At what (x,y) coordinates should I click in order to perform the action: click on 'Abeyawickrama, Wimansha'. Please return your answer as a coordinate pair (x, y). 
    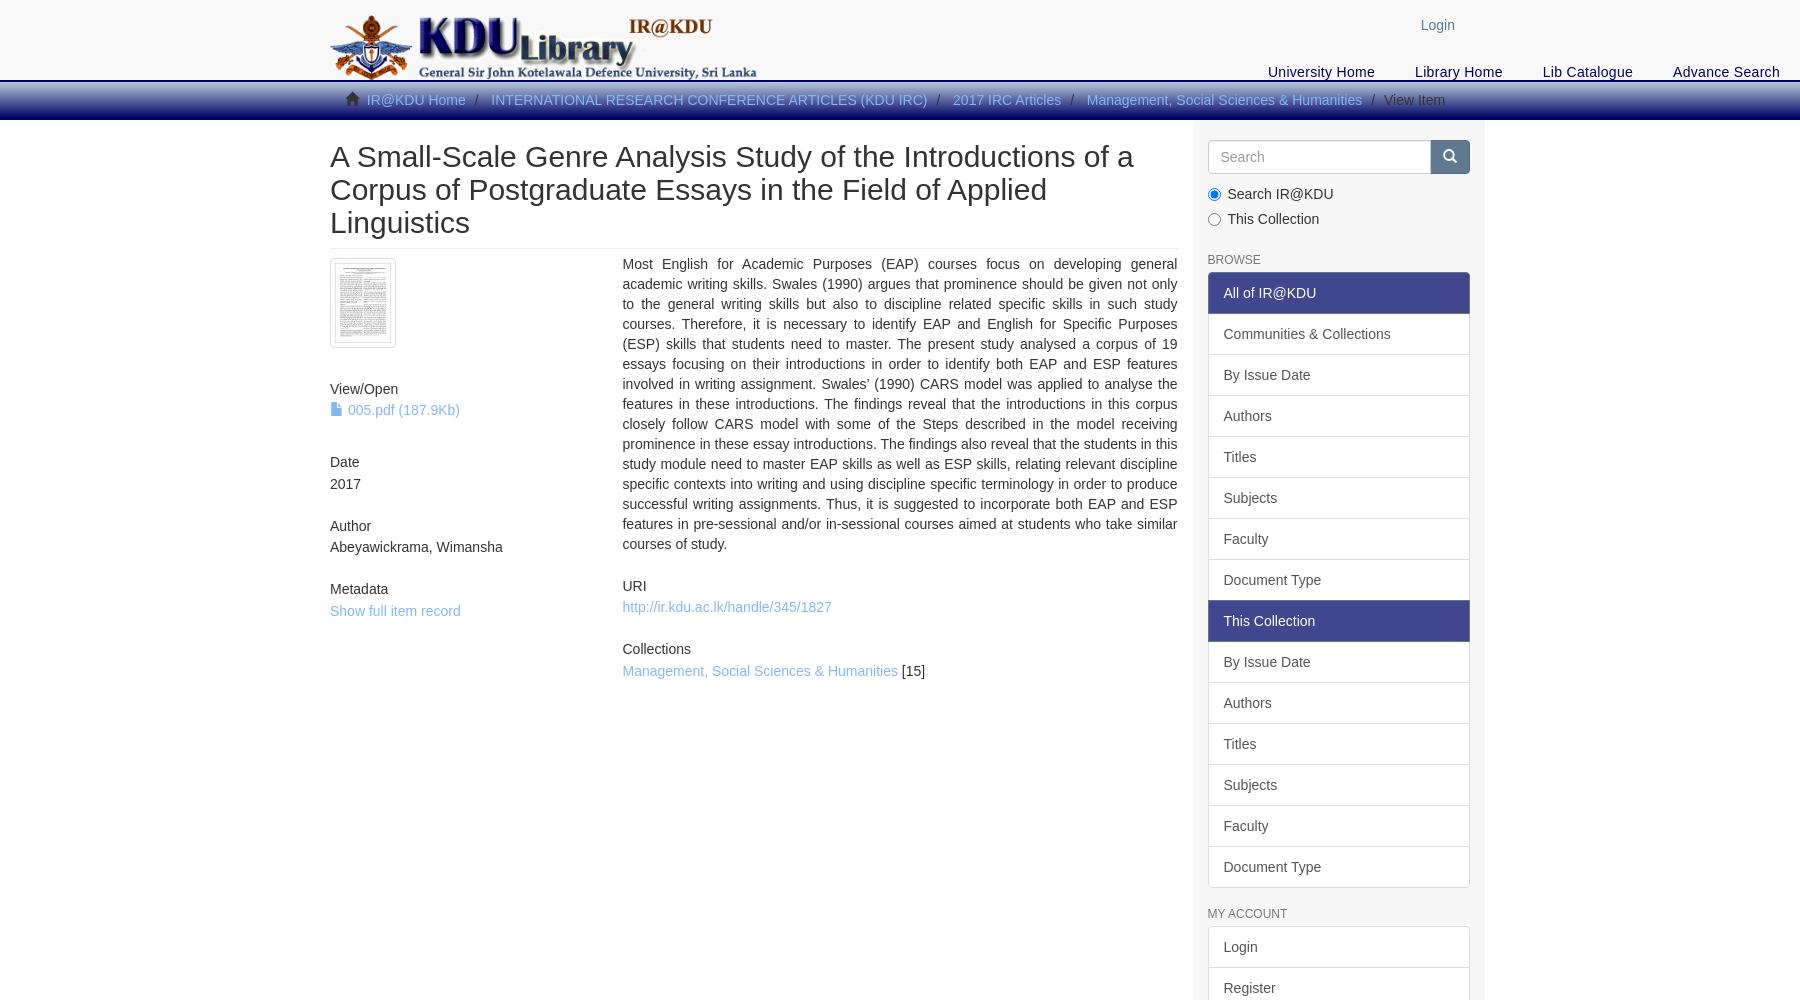
    Looking at the image, I should click on (415, 547).